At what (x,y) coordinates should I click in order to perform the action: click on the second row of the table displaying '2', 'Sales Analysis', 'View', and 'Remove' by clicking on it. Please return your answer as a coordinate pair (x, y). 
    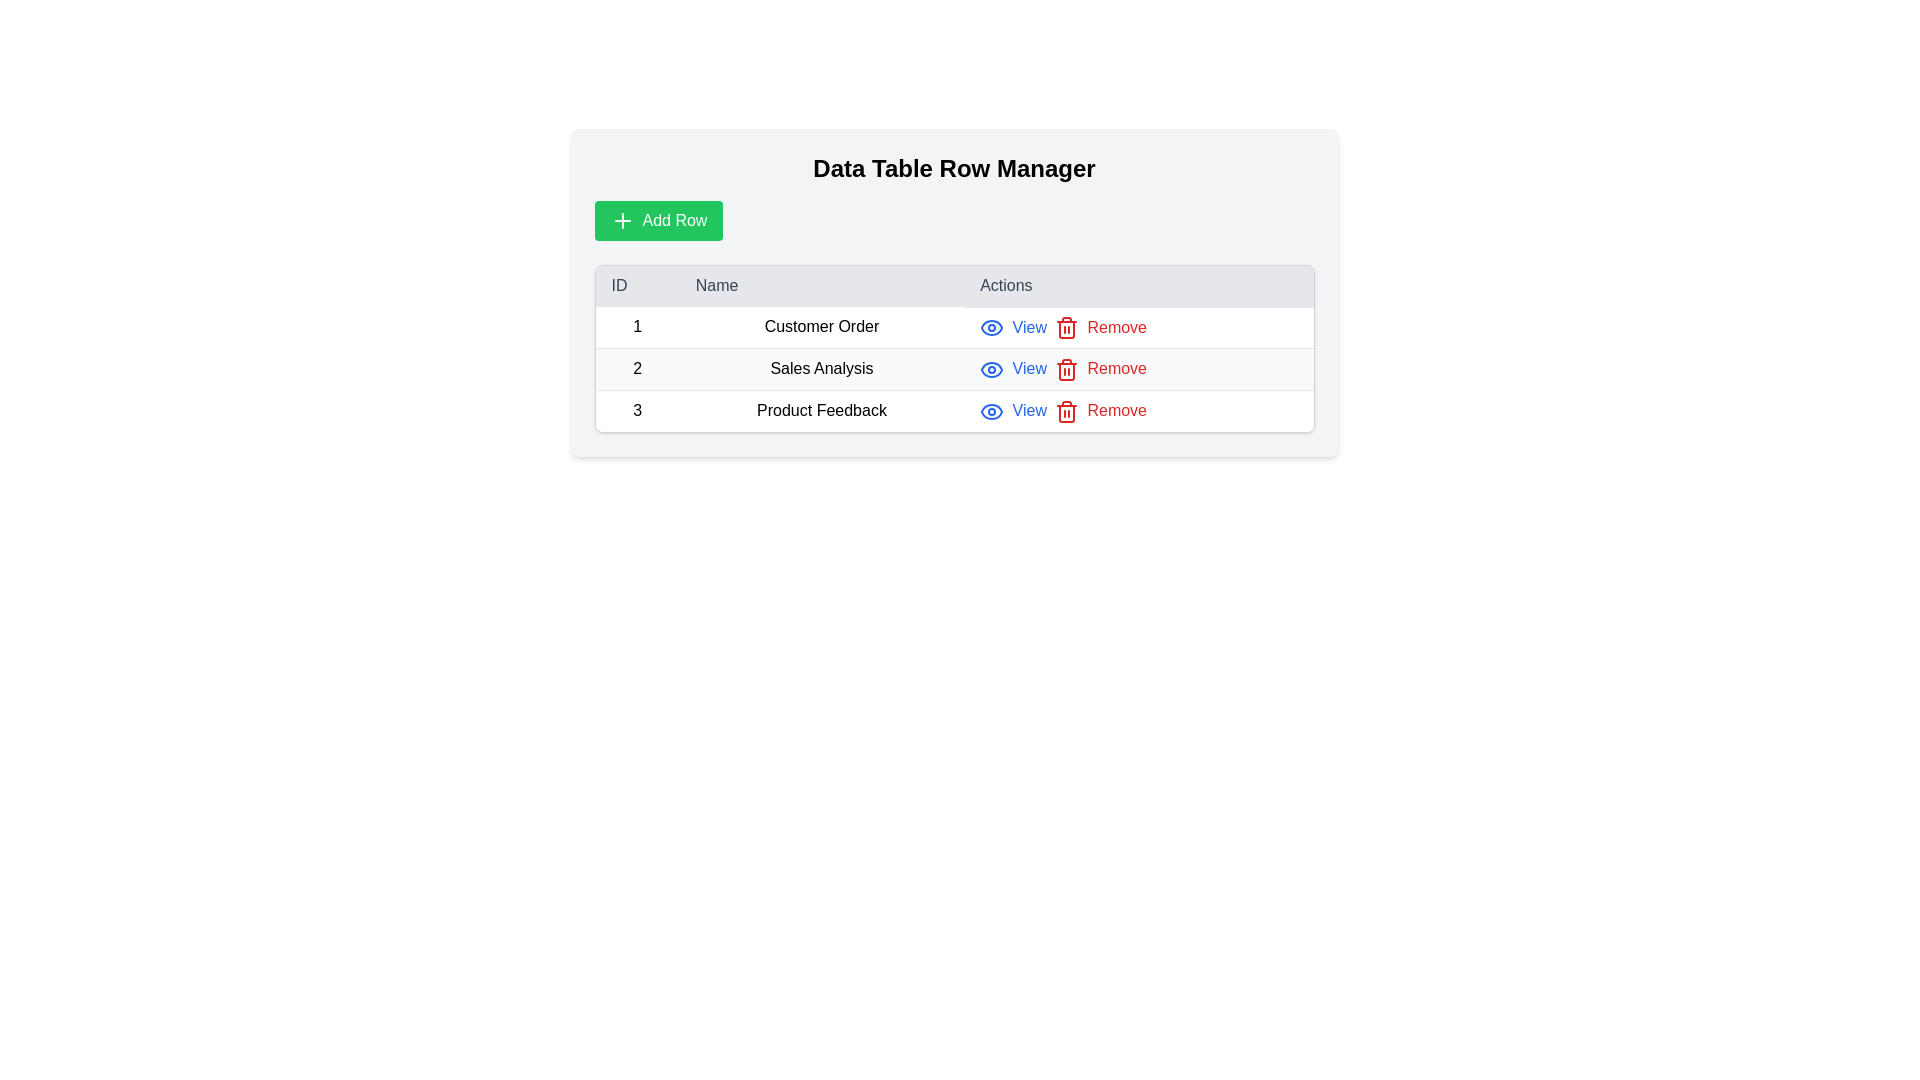
    Looking at the image, I should click on (953, 369).